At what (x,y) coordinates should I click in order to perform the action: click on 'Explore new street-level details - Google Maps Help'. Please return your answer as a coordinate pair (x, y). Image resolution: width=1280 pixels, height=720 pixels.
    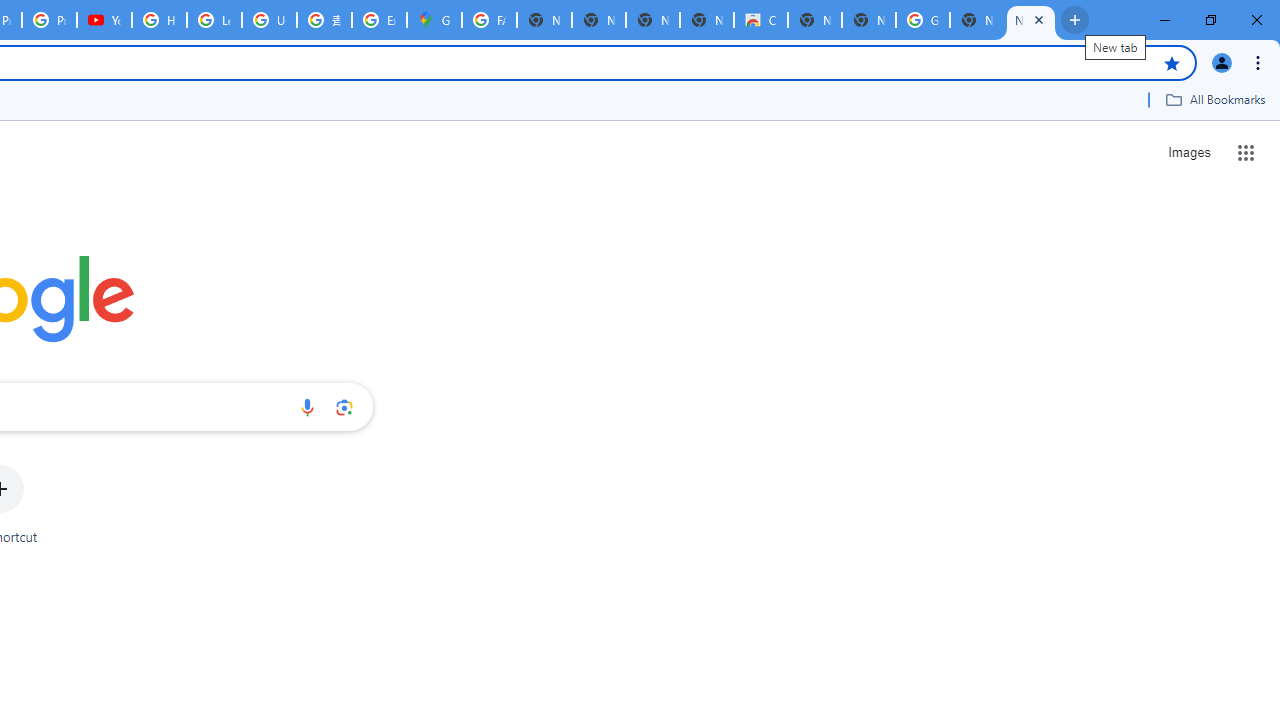
    Looking at the image, I should click on (379, 20).